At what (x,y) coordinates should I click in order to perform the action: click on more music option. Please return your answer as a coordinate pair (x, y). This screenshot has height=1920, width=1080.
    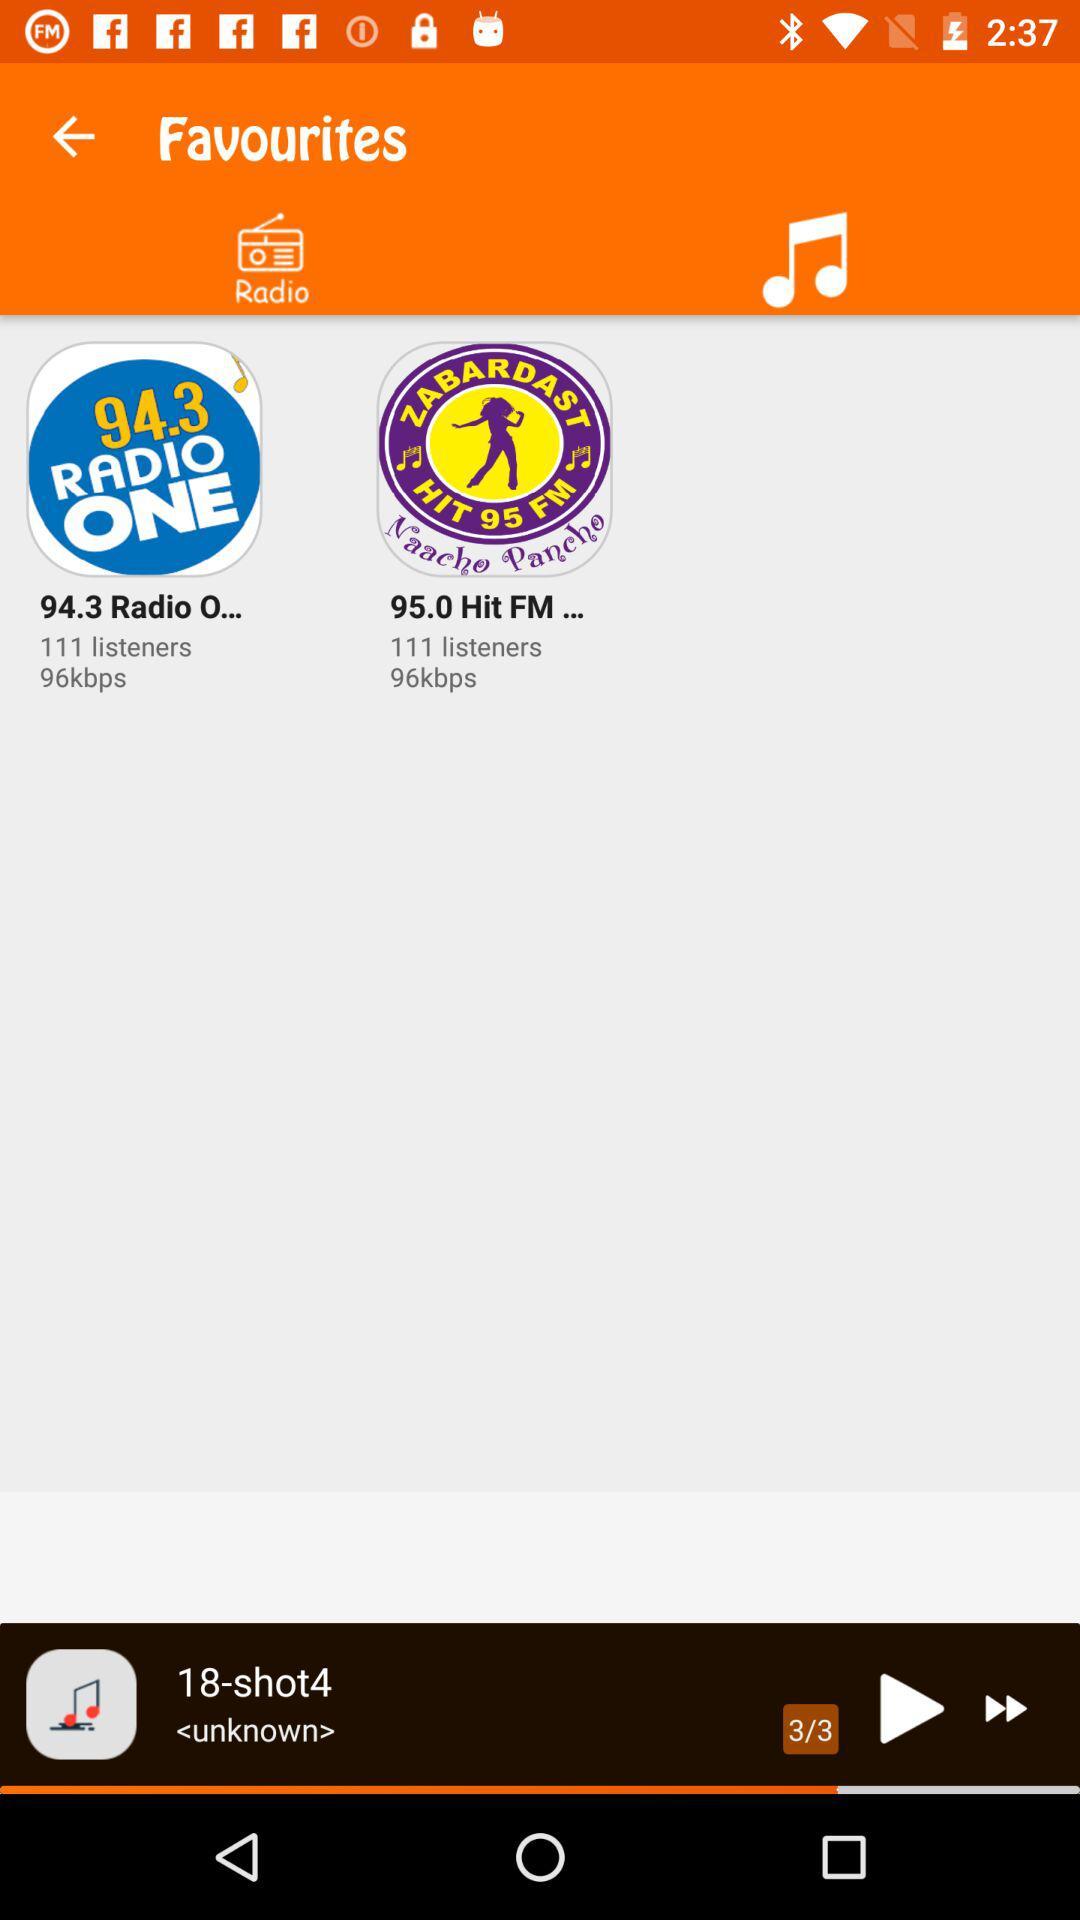
    Looking at the image, I should click on (810, 251).